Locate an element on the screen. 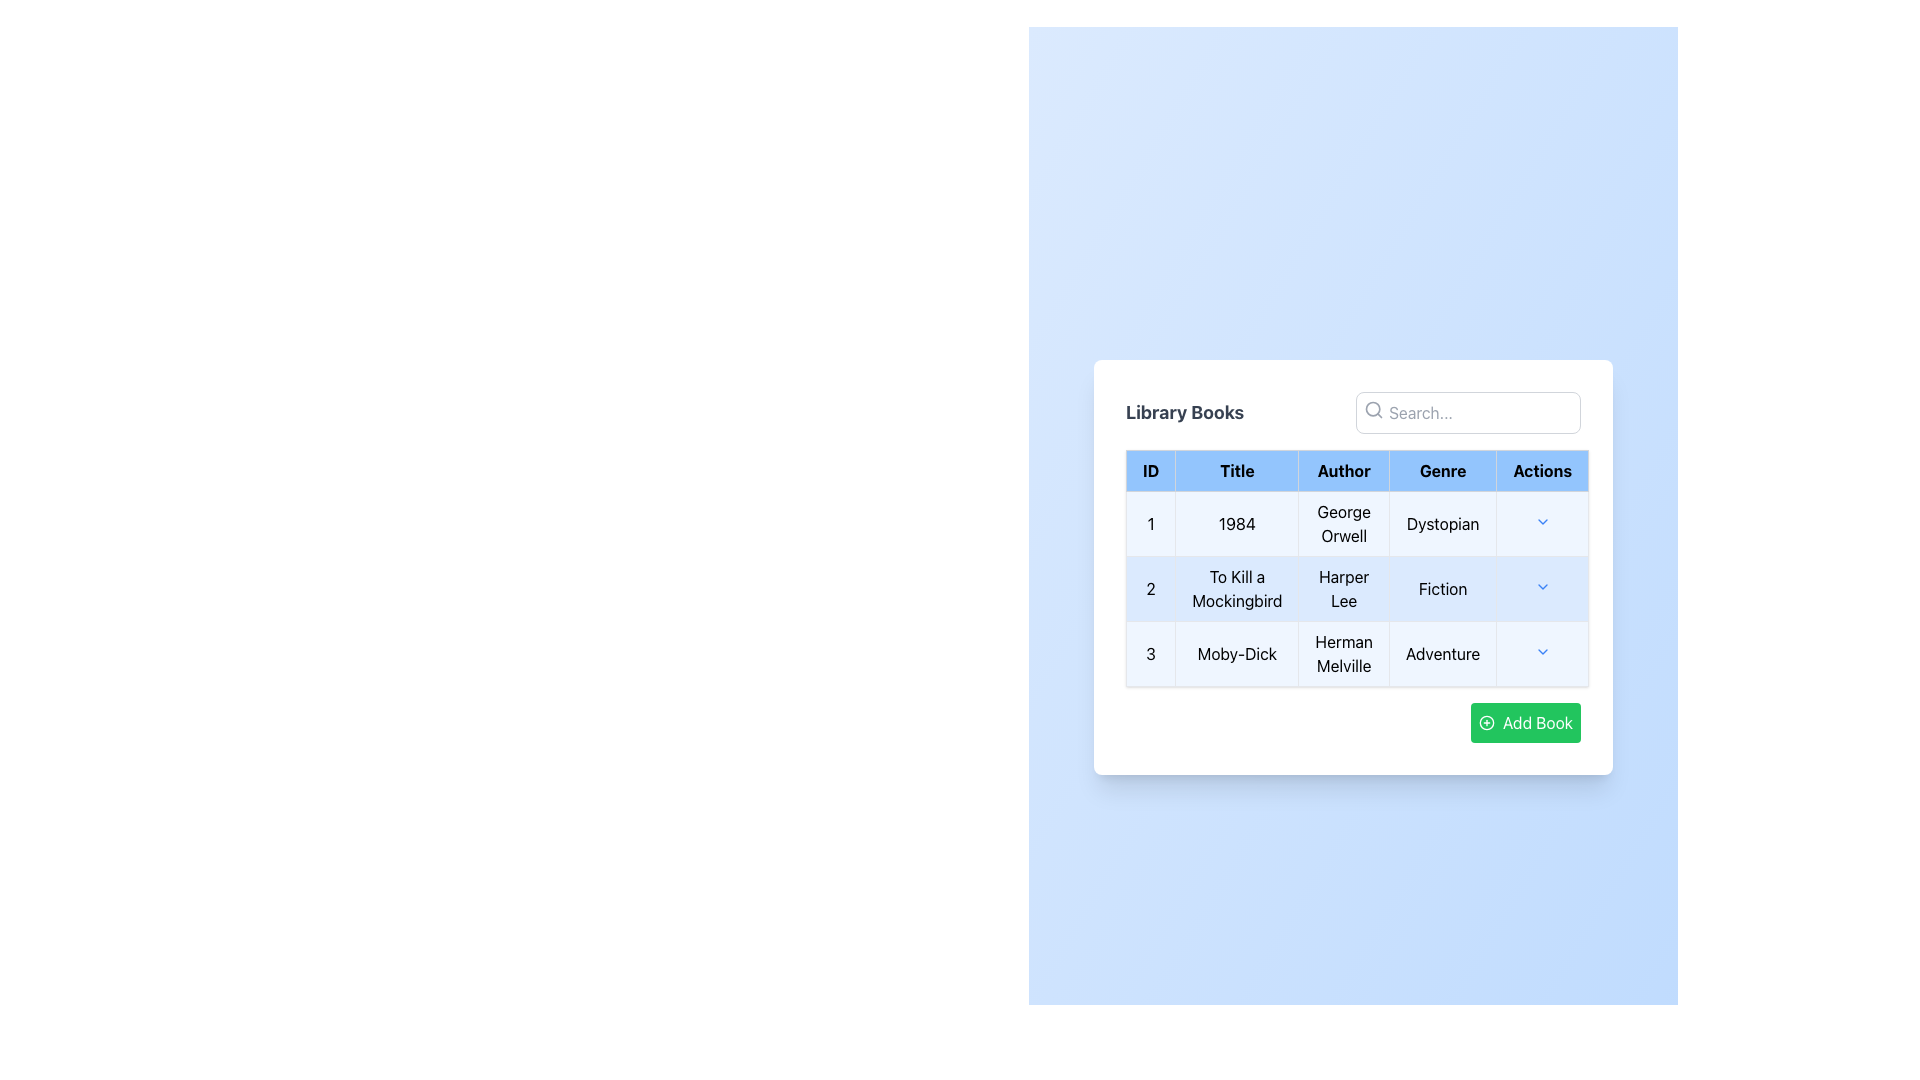 The width and height of the screenshot is (1920, 1080). the text display element showing the name 'George Orwell' in the 'Author' column of the table for the book '1984' is located at coordinates (1344, 522).